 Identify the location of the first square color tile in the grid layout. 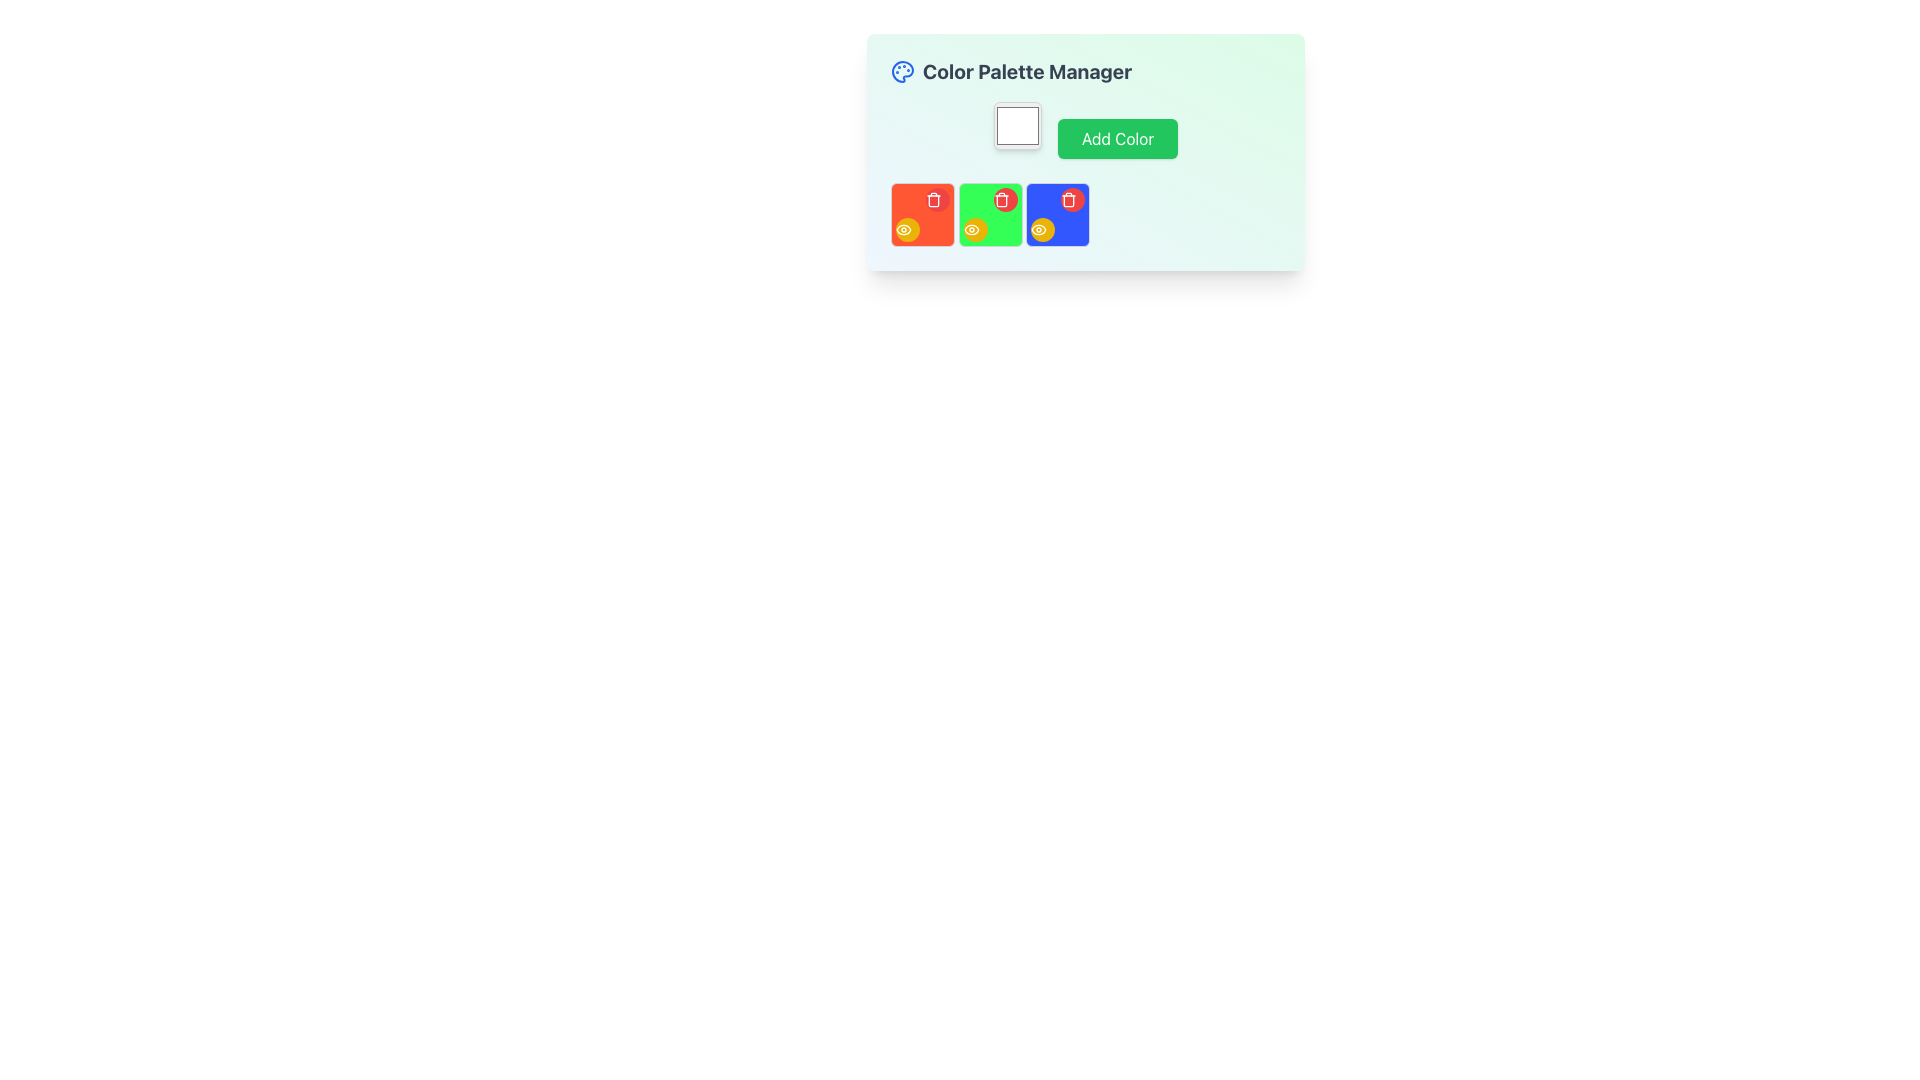
(921, 215).